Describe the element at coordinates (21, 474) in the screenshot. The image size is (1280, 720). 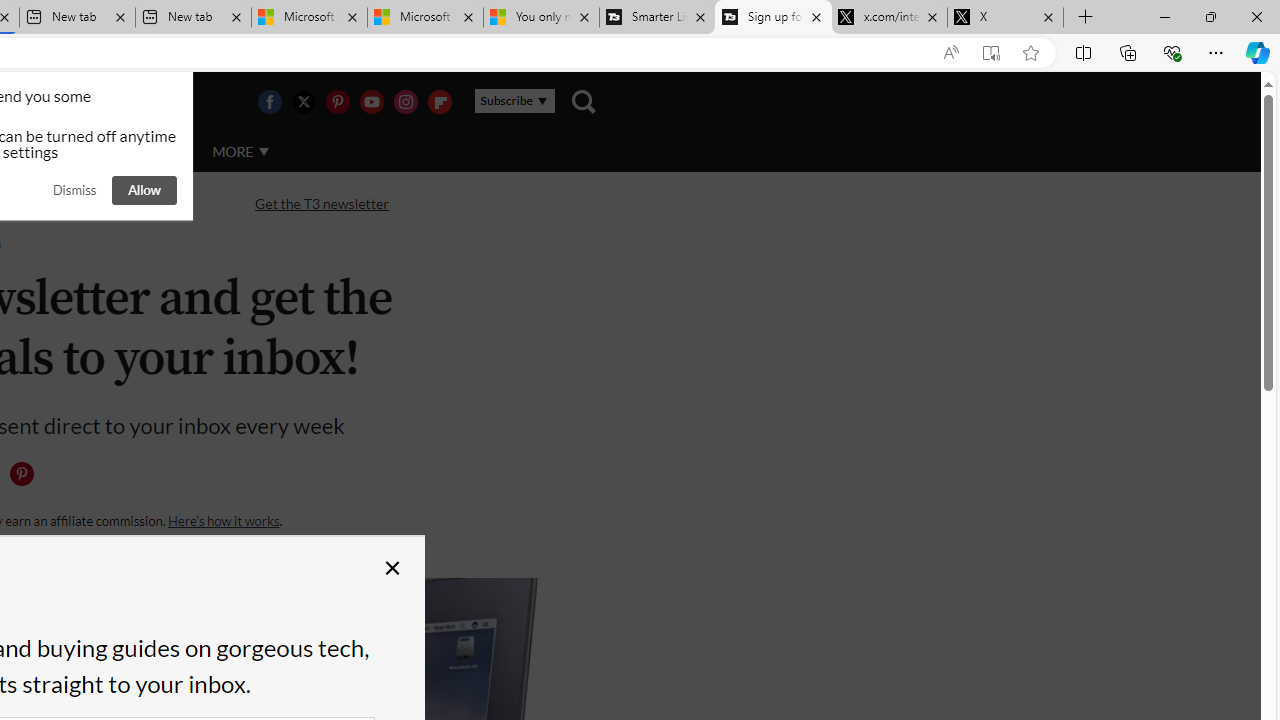
I see `'Class: icon-svg'` at that location.